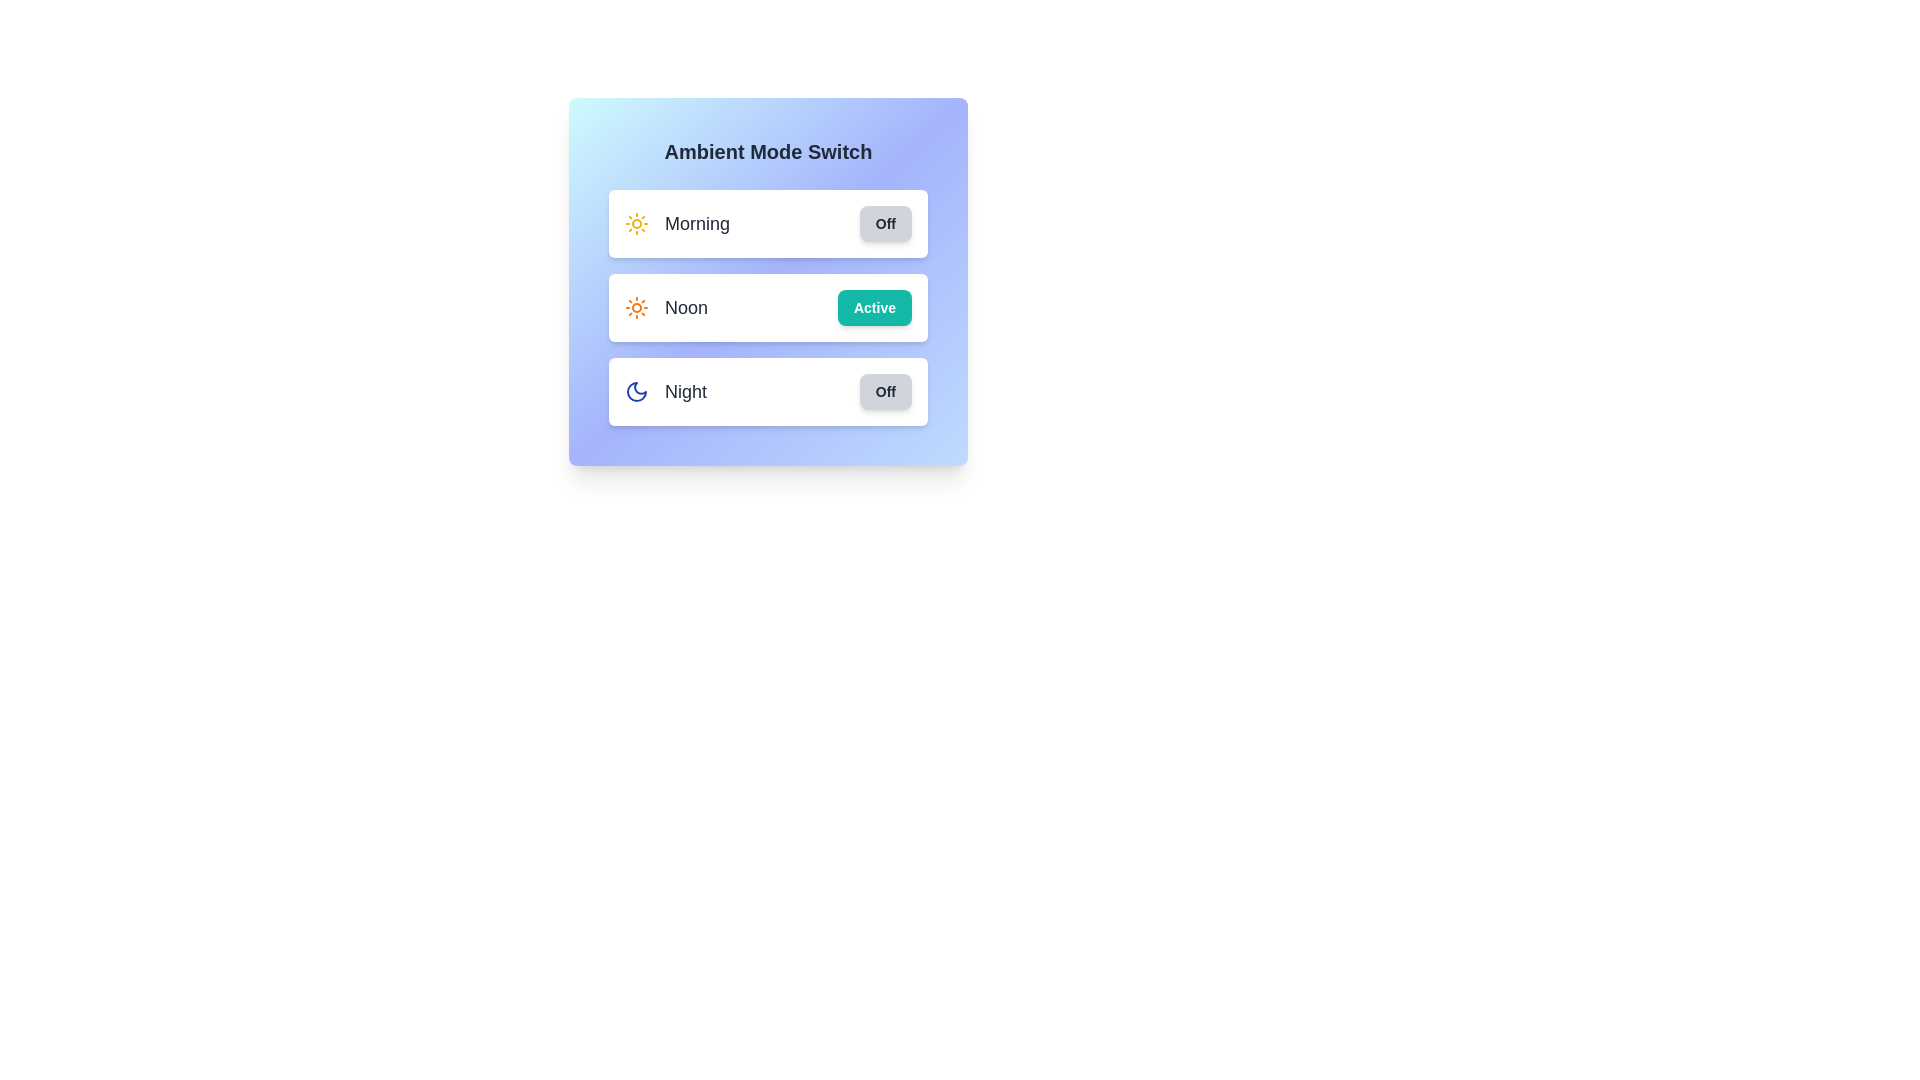 The height and width of the screenshot is (1080, 1920). What do you see at coordinates (874, 308) in the screenshot?
I see `'Active' button for the 'Noon' ambient mode` at bounding box center [874, 308].